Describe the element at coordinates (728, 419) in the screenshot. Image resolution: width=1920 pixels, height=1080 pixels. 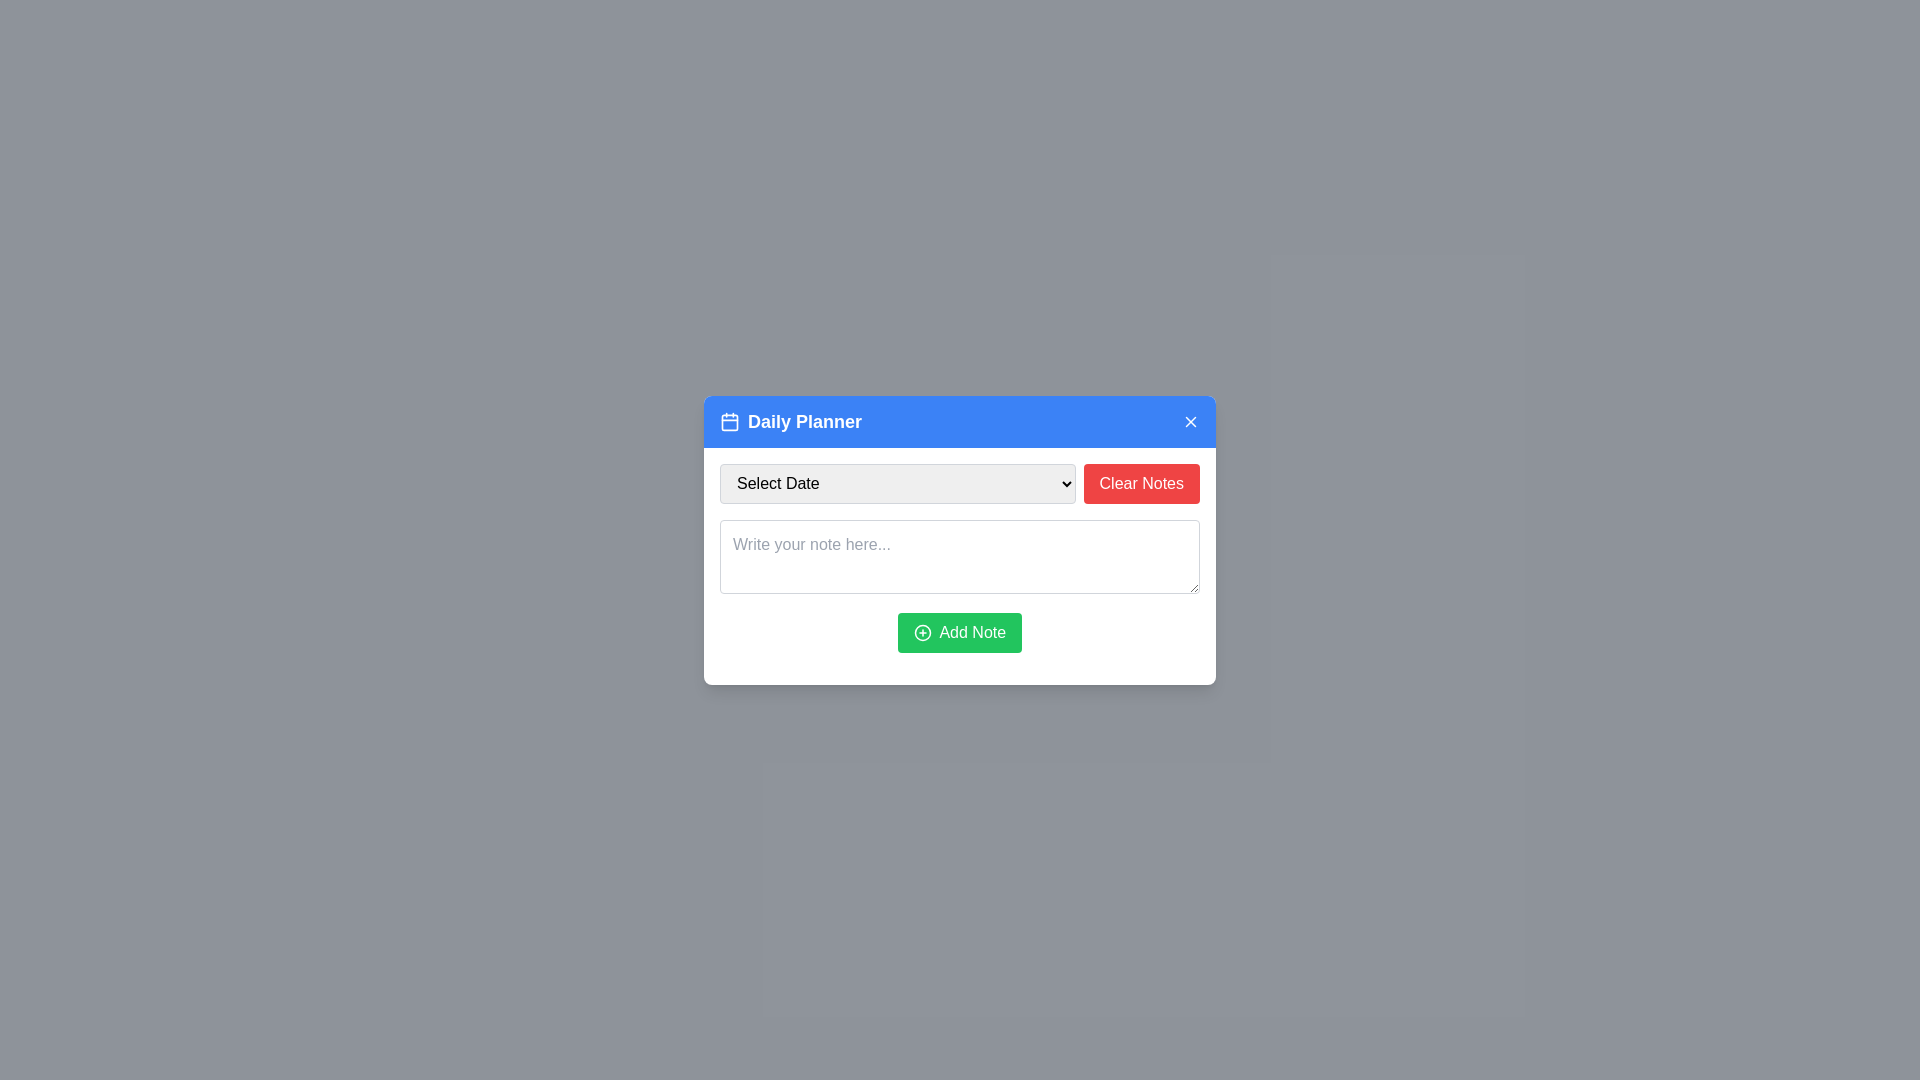
I see `the calendar icon with a blue background and white lines, located to the left of the 'Daily Planner' text in the header bar of the dialog box` at that location.